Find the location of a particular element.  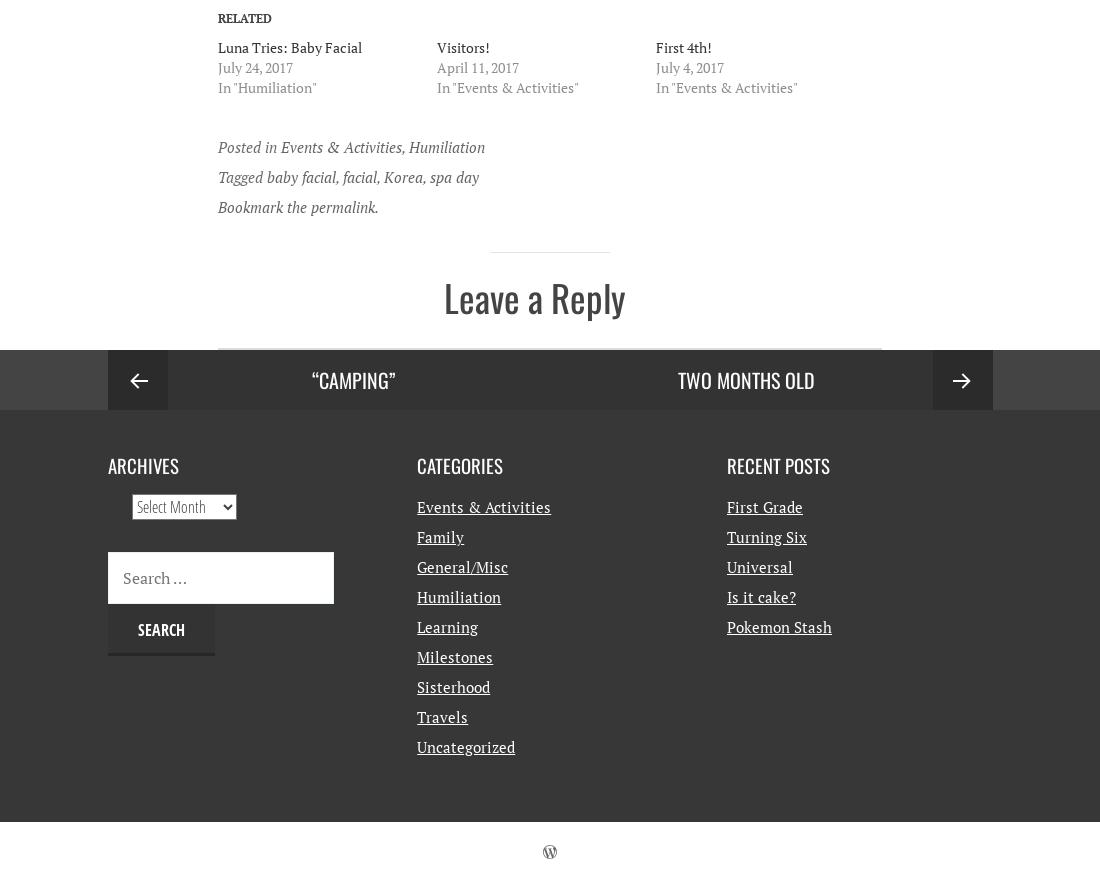

'Archives' is located at coordinates (141, 464).